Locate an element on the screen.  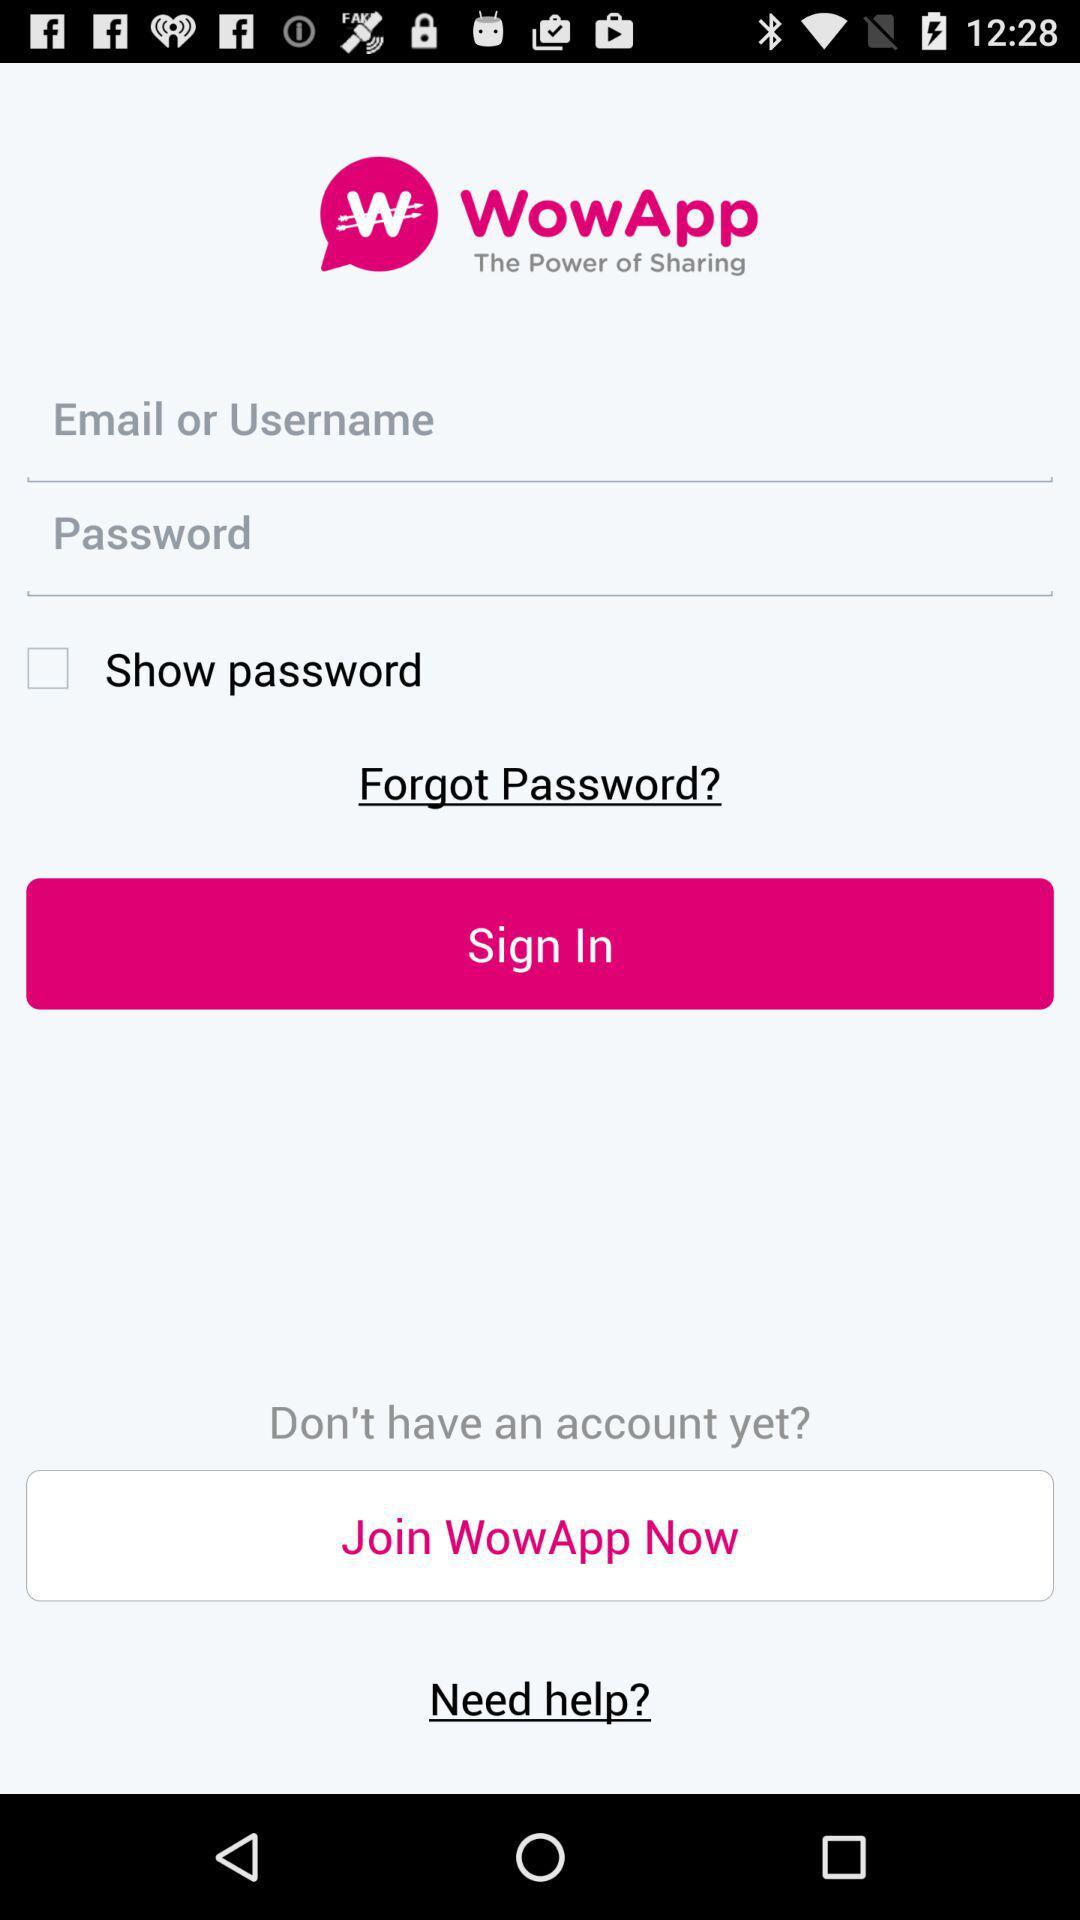
the item above the need help? item is located at coordinates (540, 1534).